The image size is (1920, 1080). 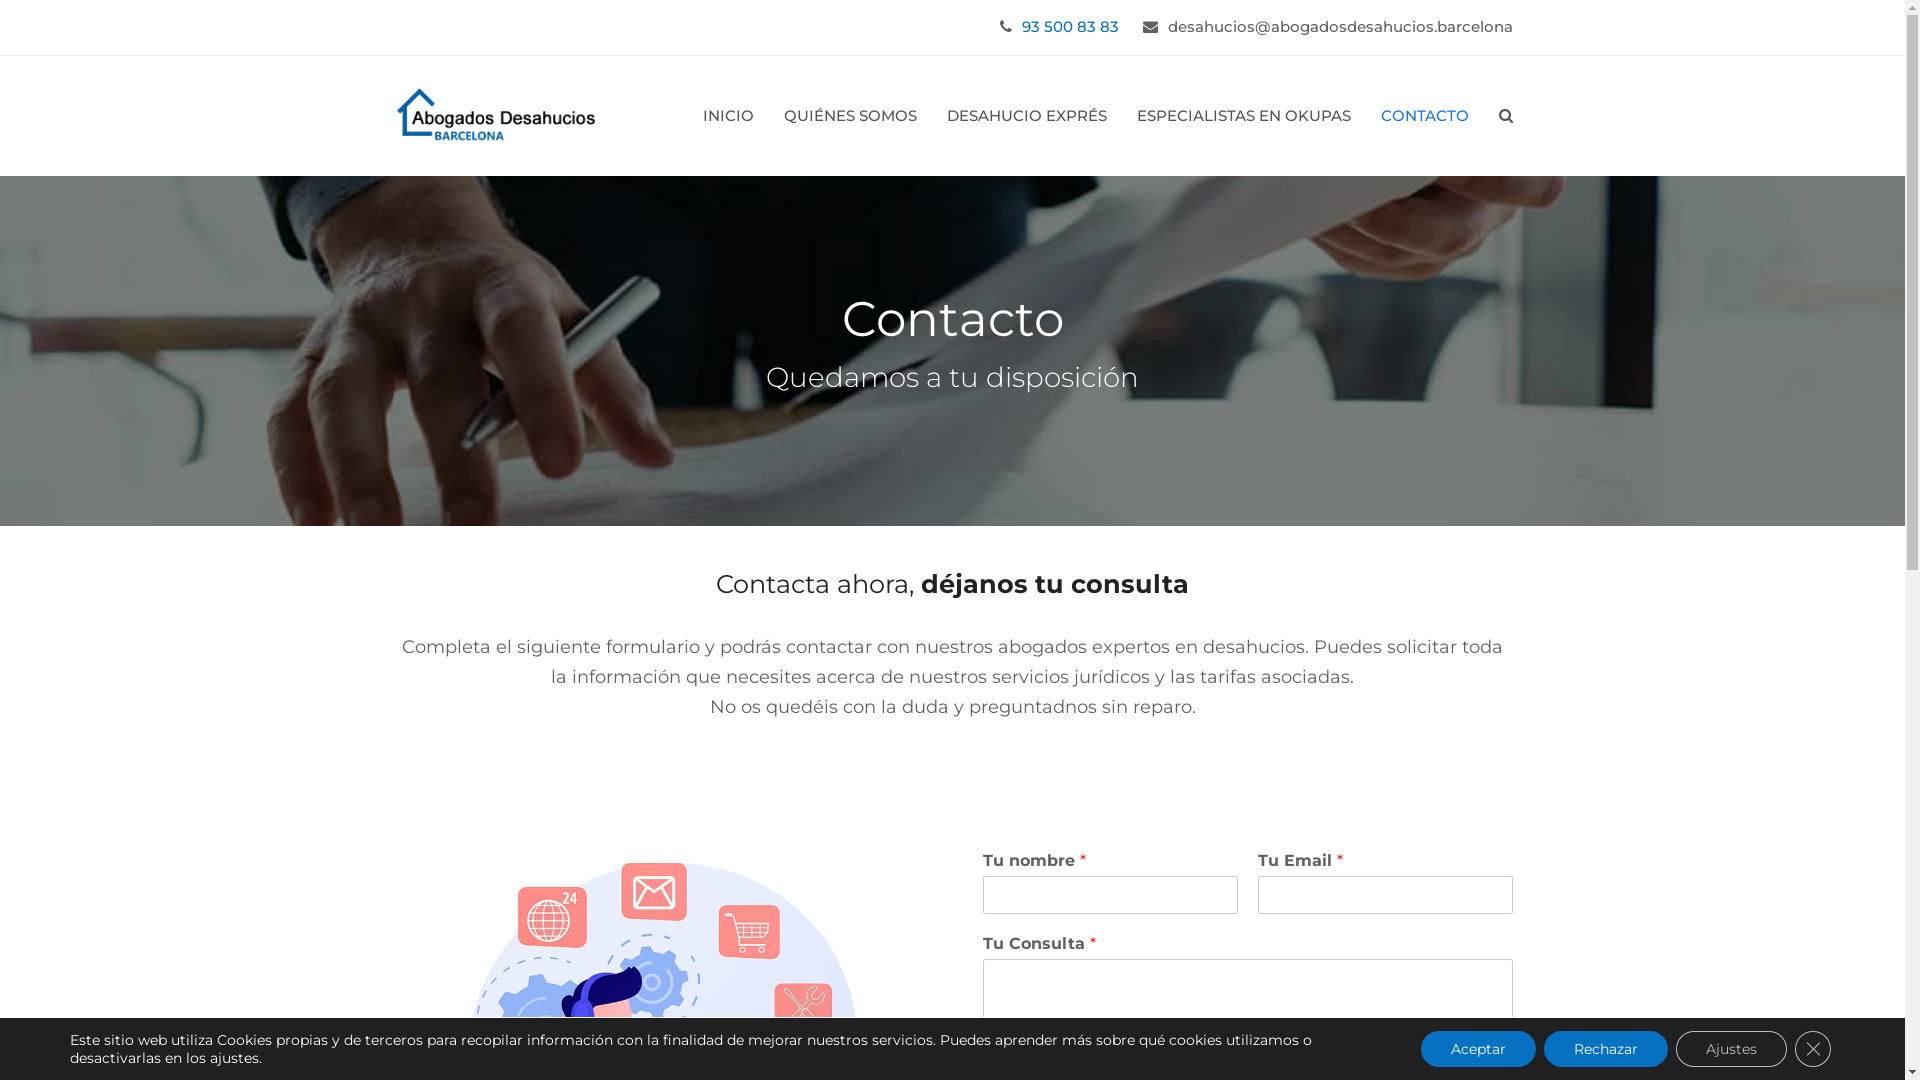 I want to click on 'CONTACTO', so click(x=1365, y=115).